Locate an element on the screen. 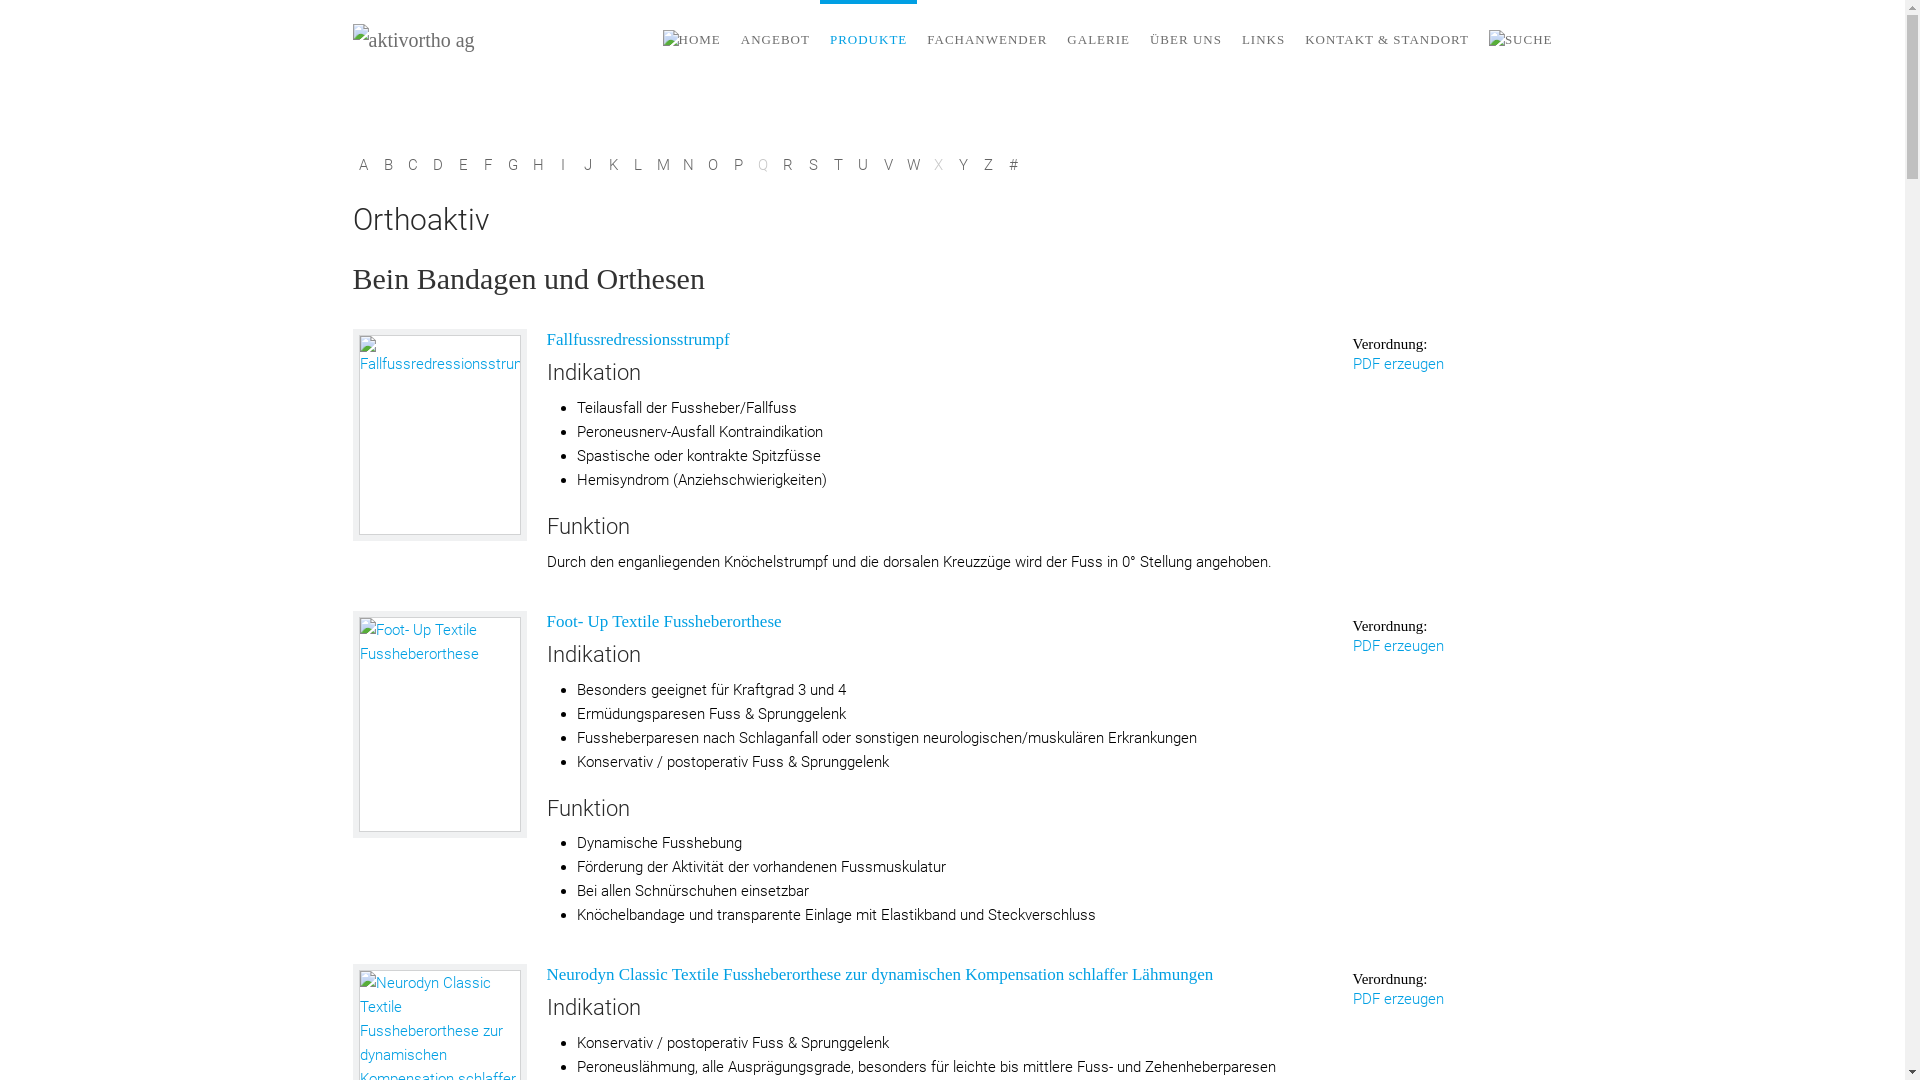 This screenshot has width=1920, height=1080. 'Foot- Up Textile Fussheberorthese' is located at coordinates (439, 724).